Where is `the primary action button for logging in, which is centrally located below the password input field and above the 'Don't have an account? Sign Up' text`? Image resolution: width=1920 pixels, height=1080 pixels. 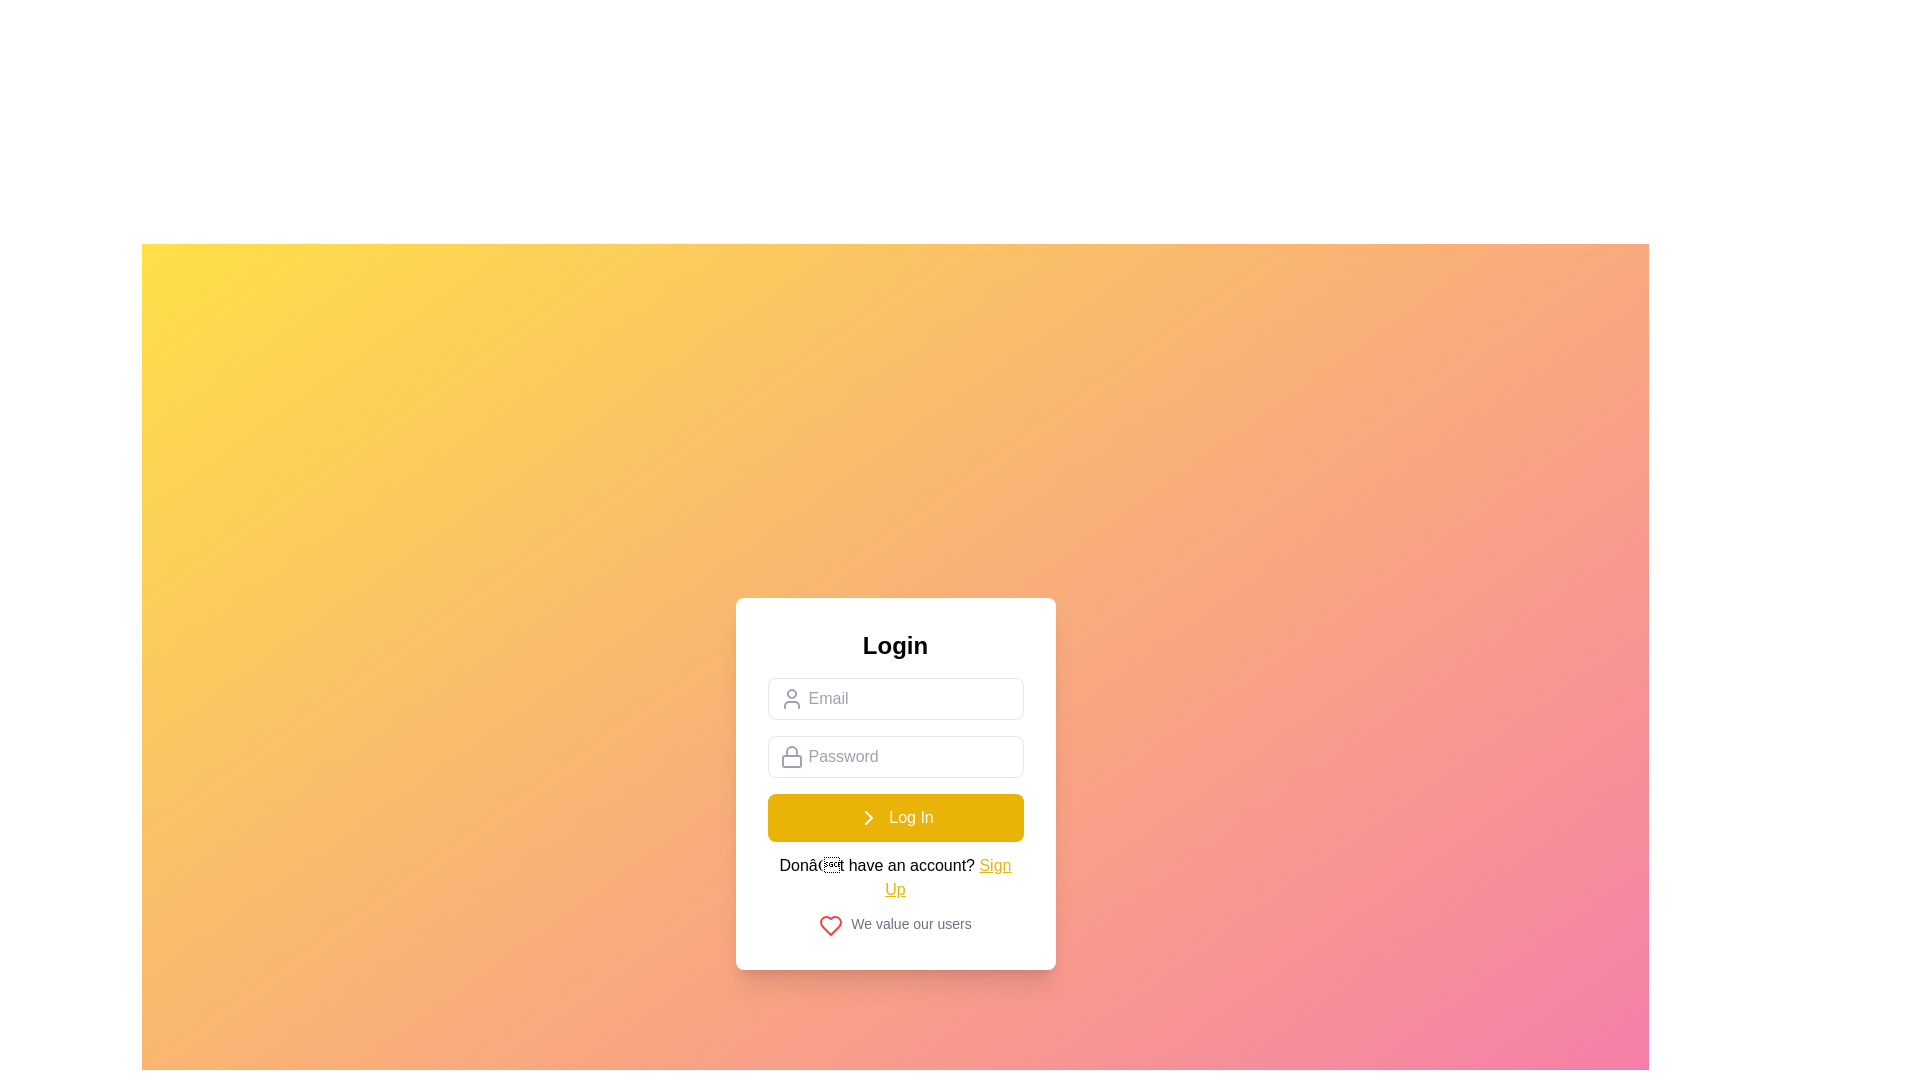 the primary action button for logging in, which is centrally located below the password input field and above the 'Don't have an account? Sign Up' text is located at coordinates (894, 817).